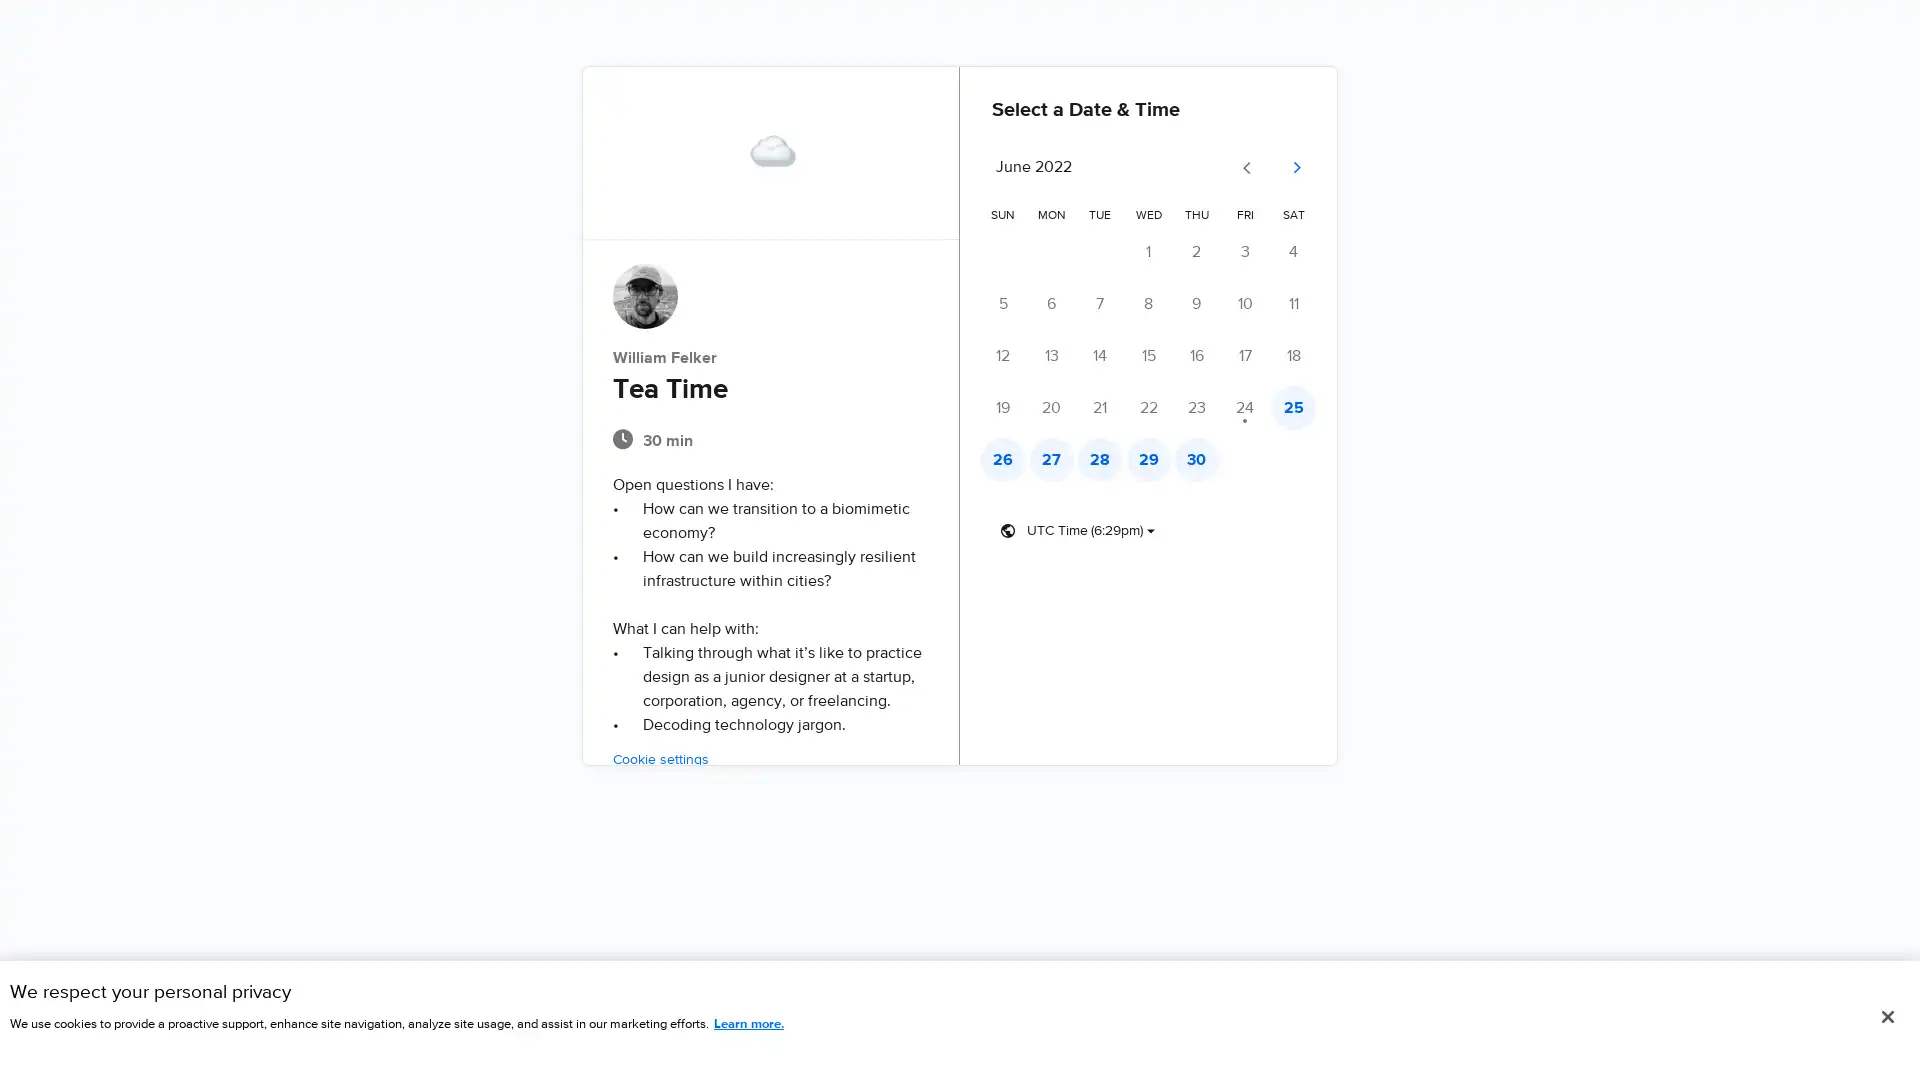 The height and width of the screenshot is (1080, 1920). I want to click on Tuesday, June 14 - No times available, so click(1106, 354).